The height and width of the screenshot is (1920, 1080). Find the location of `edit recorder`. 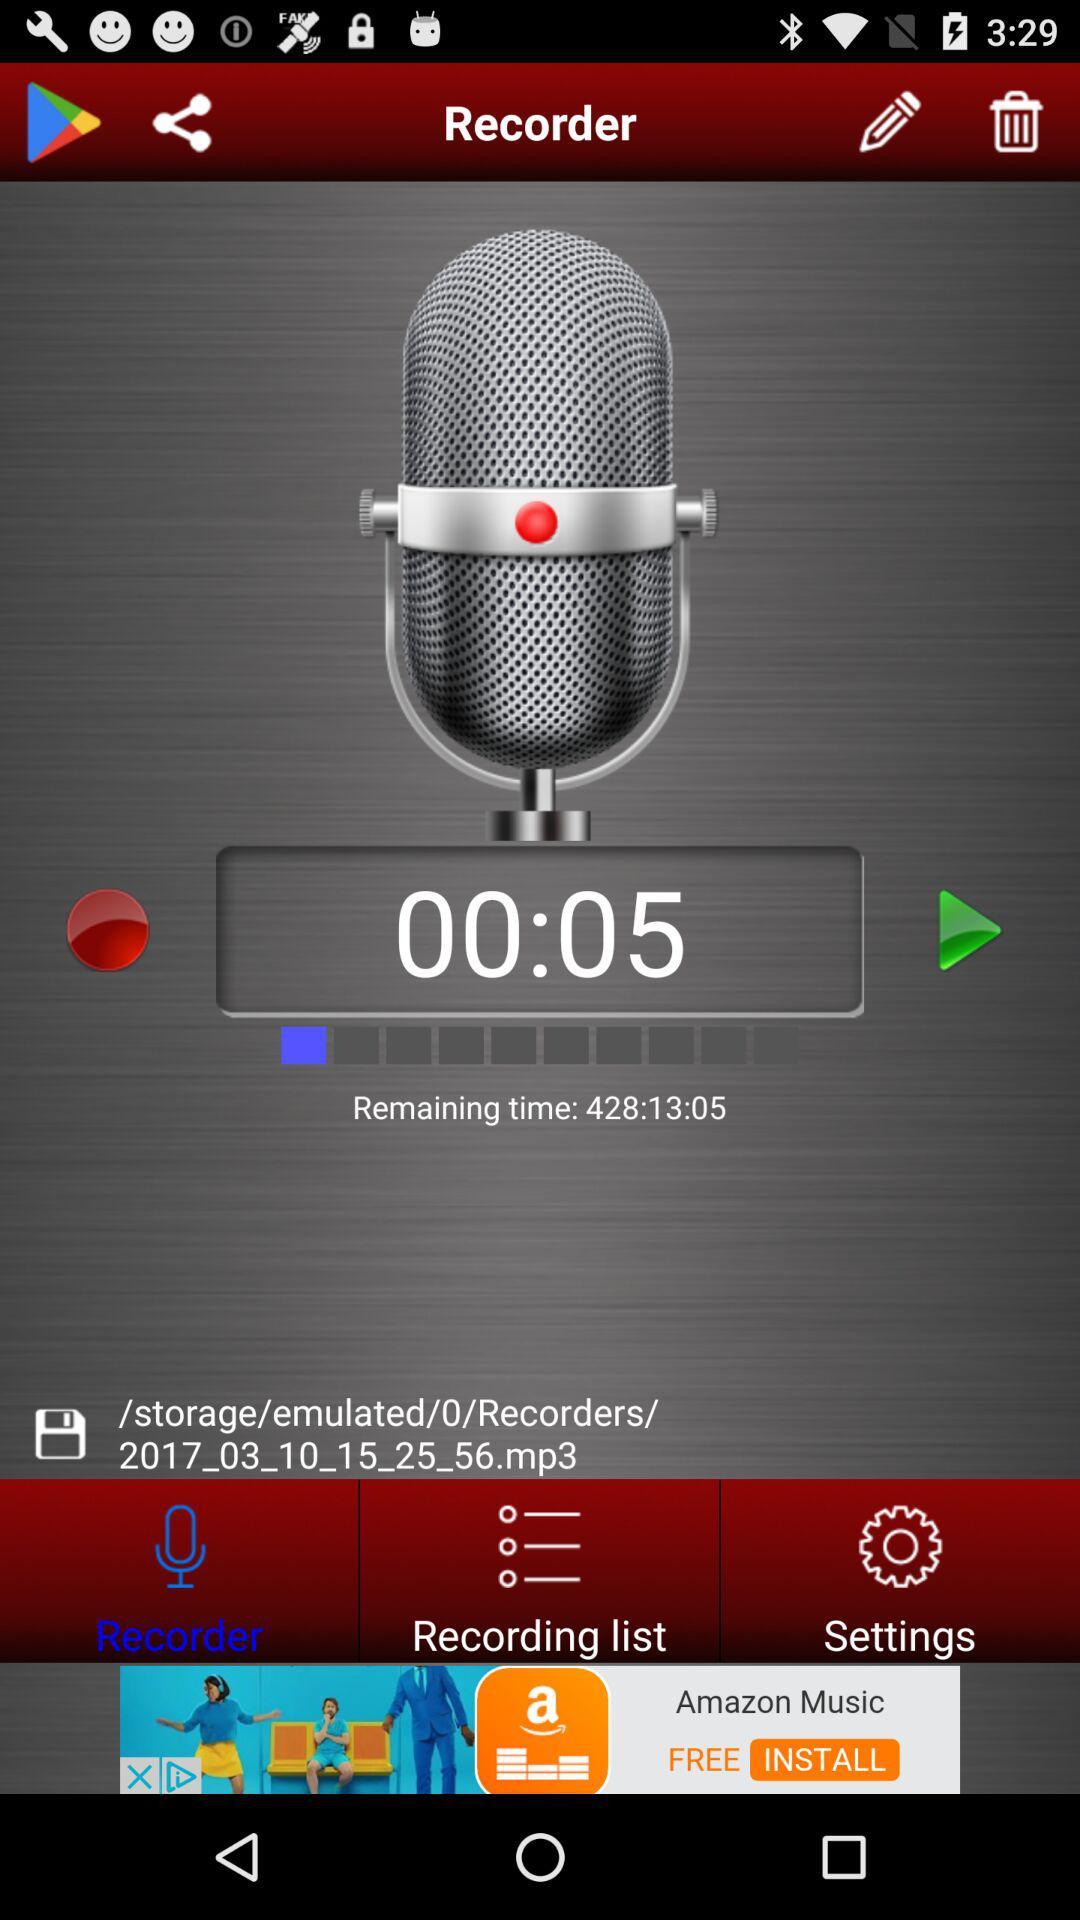

edit recorder is located at coordinates (890, 121).